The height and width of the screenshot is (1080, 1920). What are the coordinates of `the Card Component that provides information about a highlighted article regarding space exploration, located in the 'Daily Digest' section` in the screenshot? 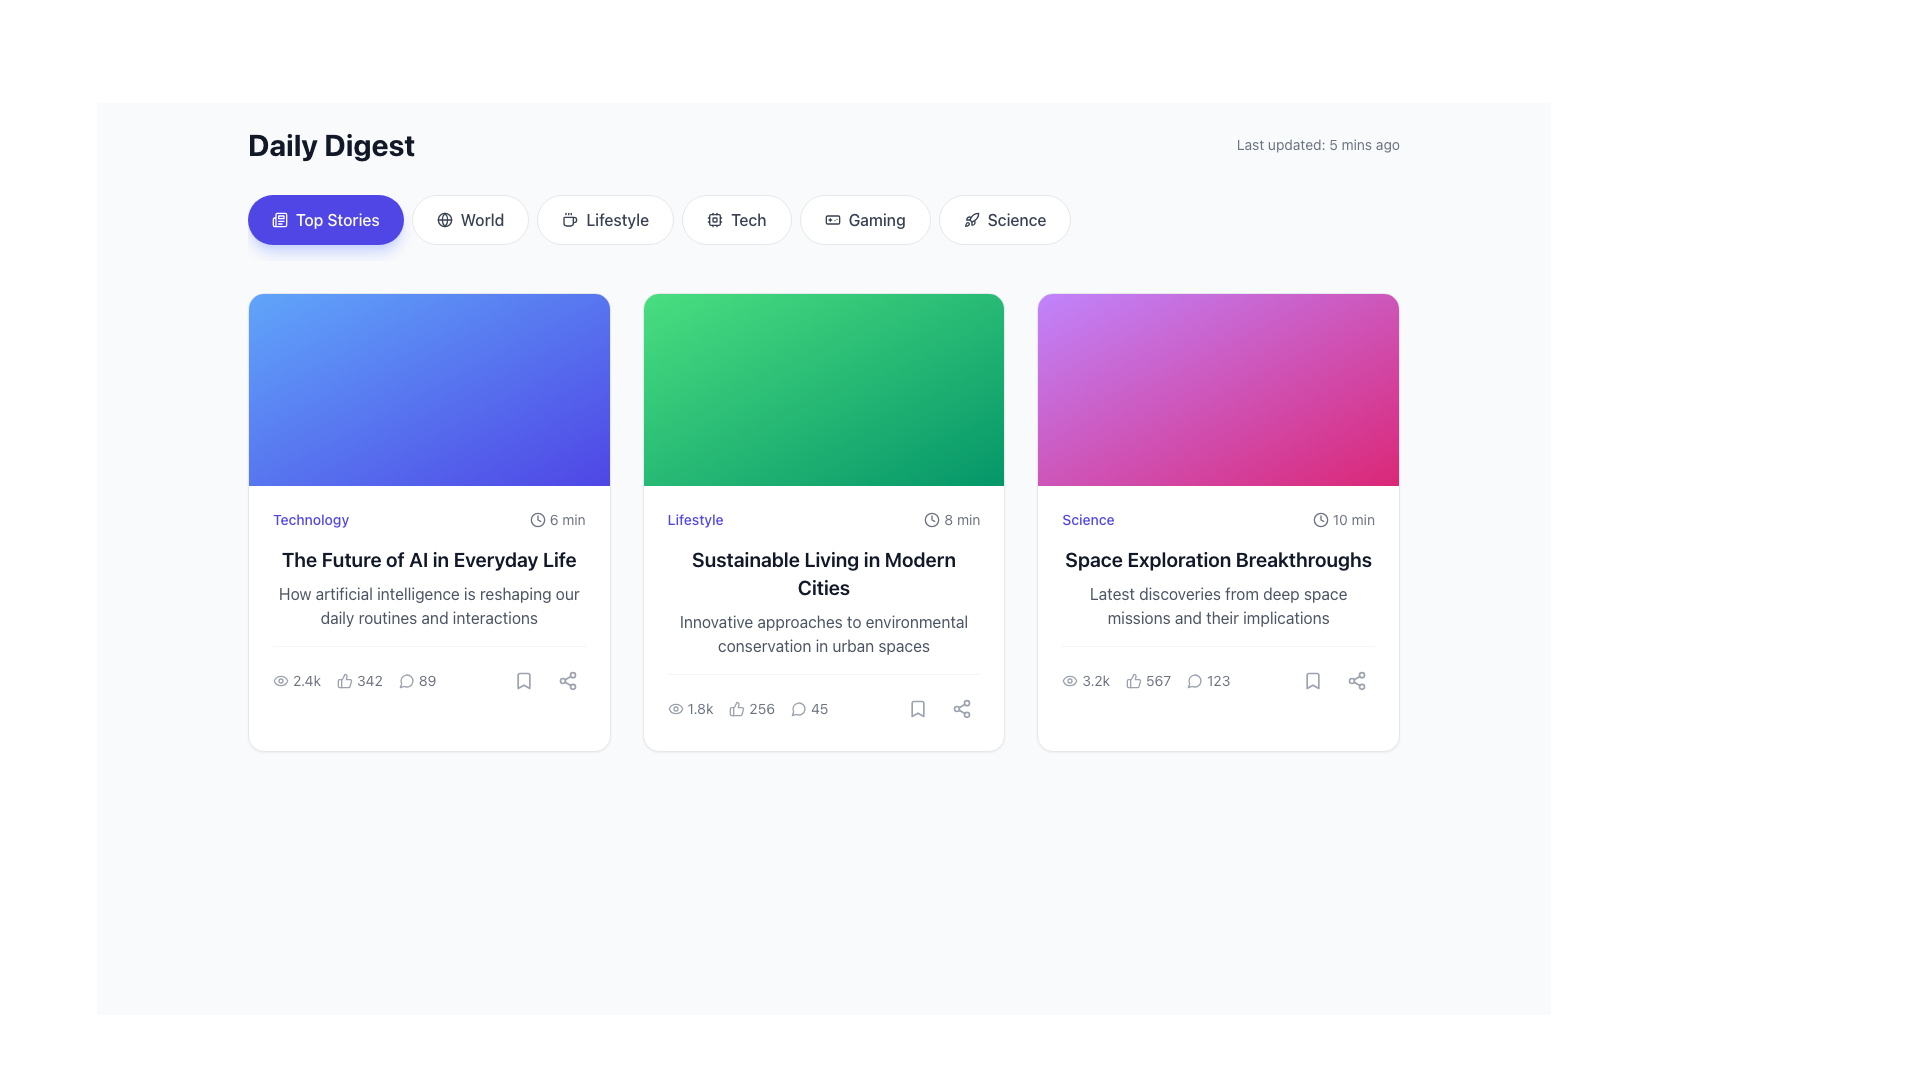 It's located at (1217, 603).